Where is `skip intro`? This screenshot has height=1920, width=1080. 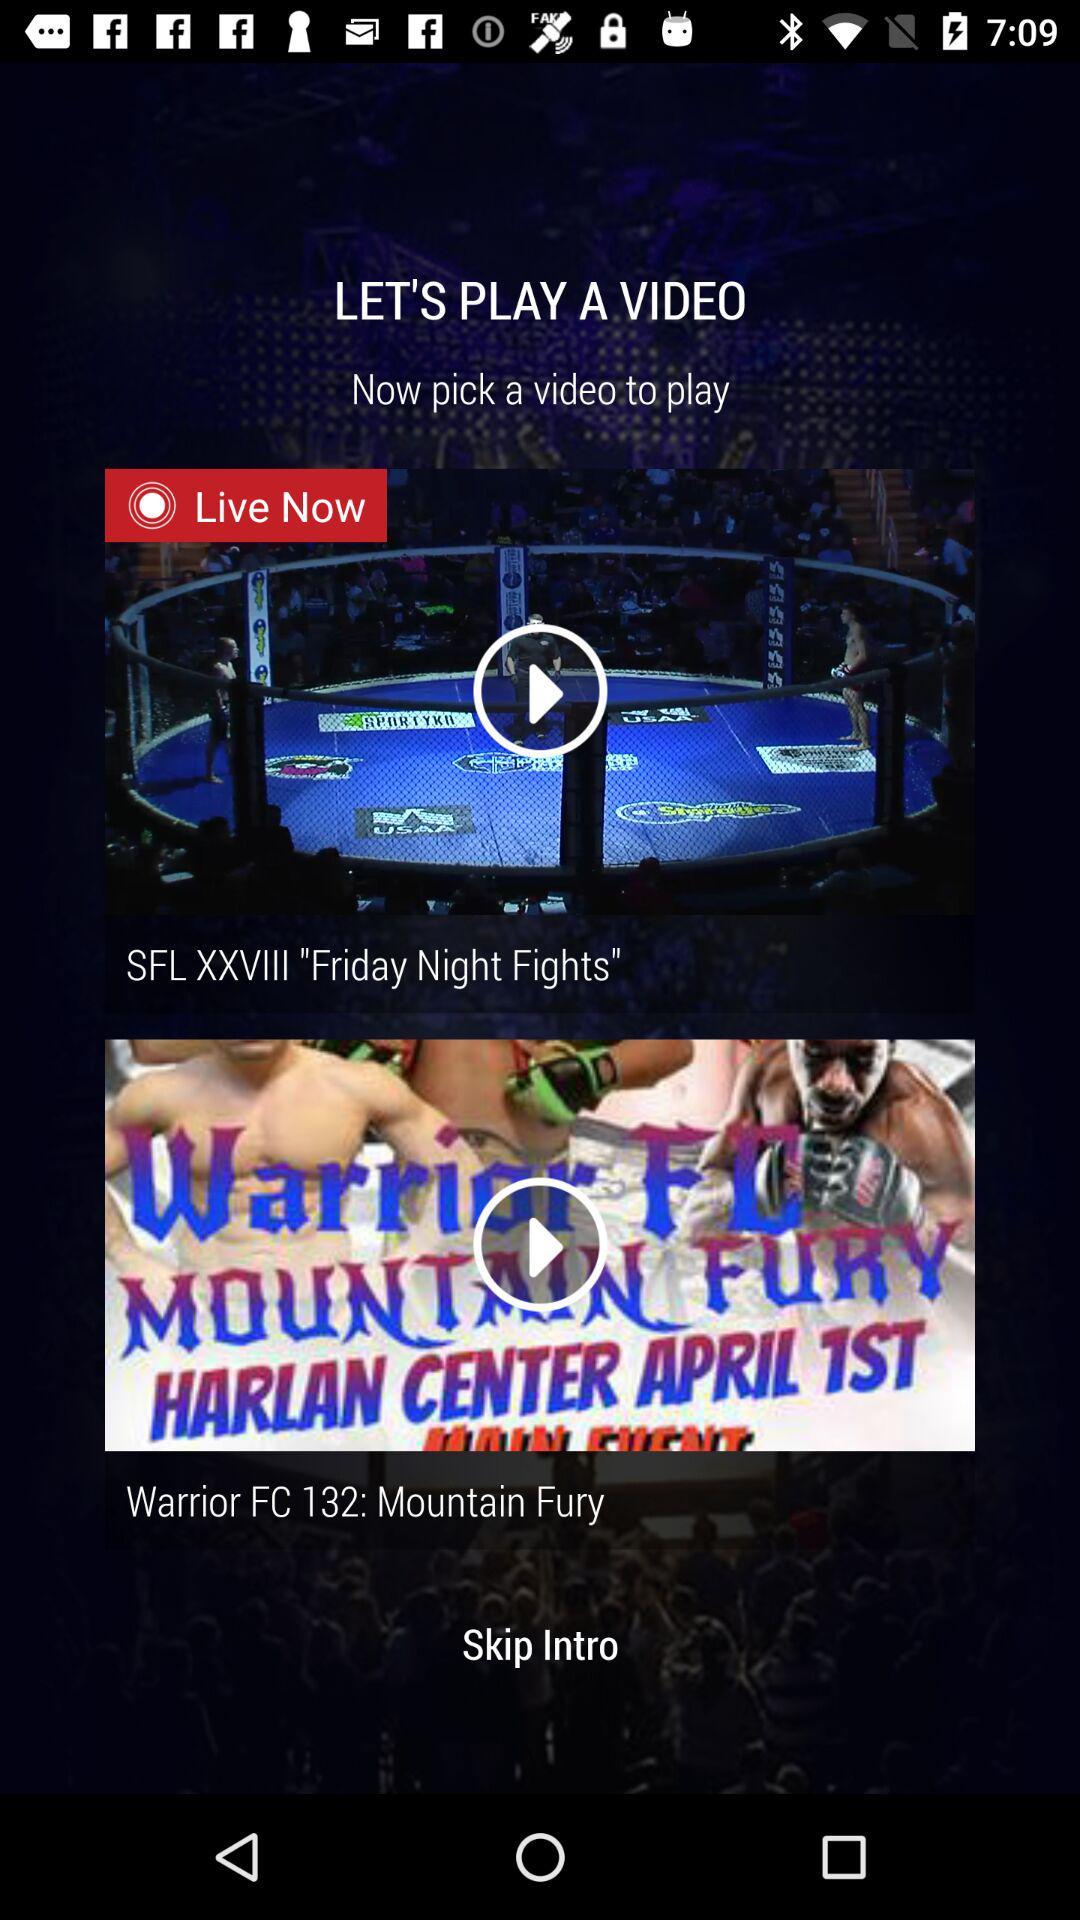
skip intro is located at coordinates (540, 1643).